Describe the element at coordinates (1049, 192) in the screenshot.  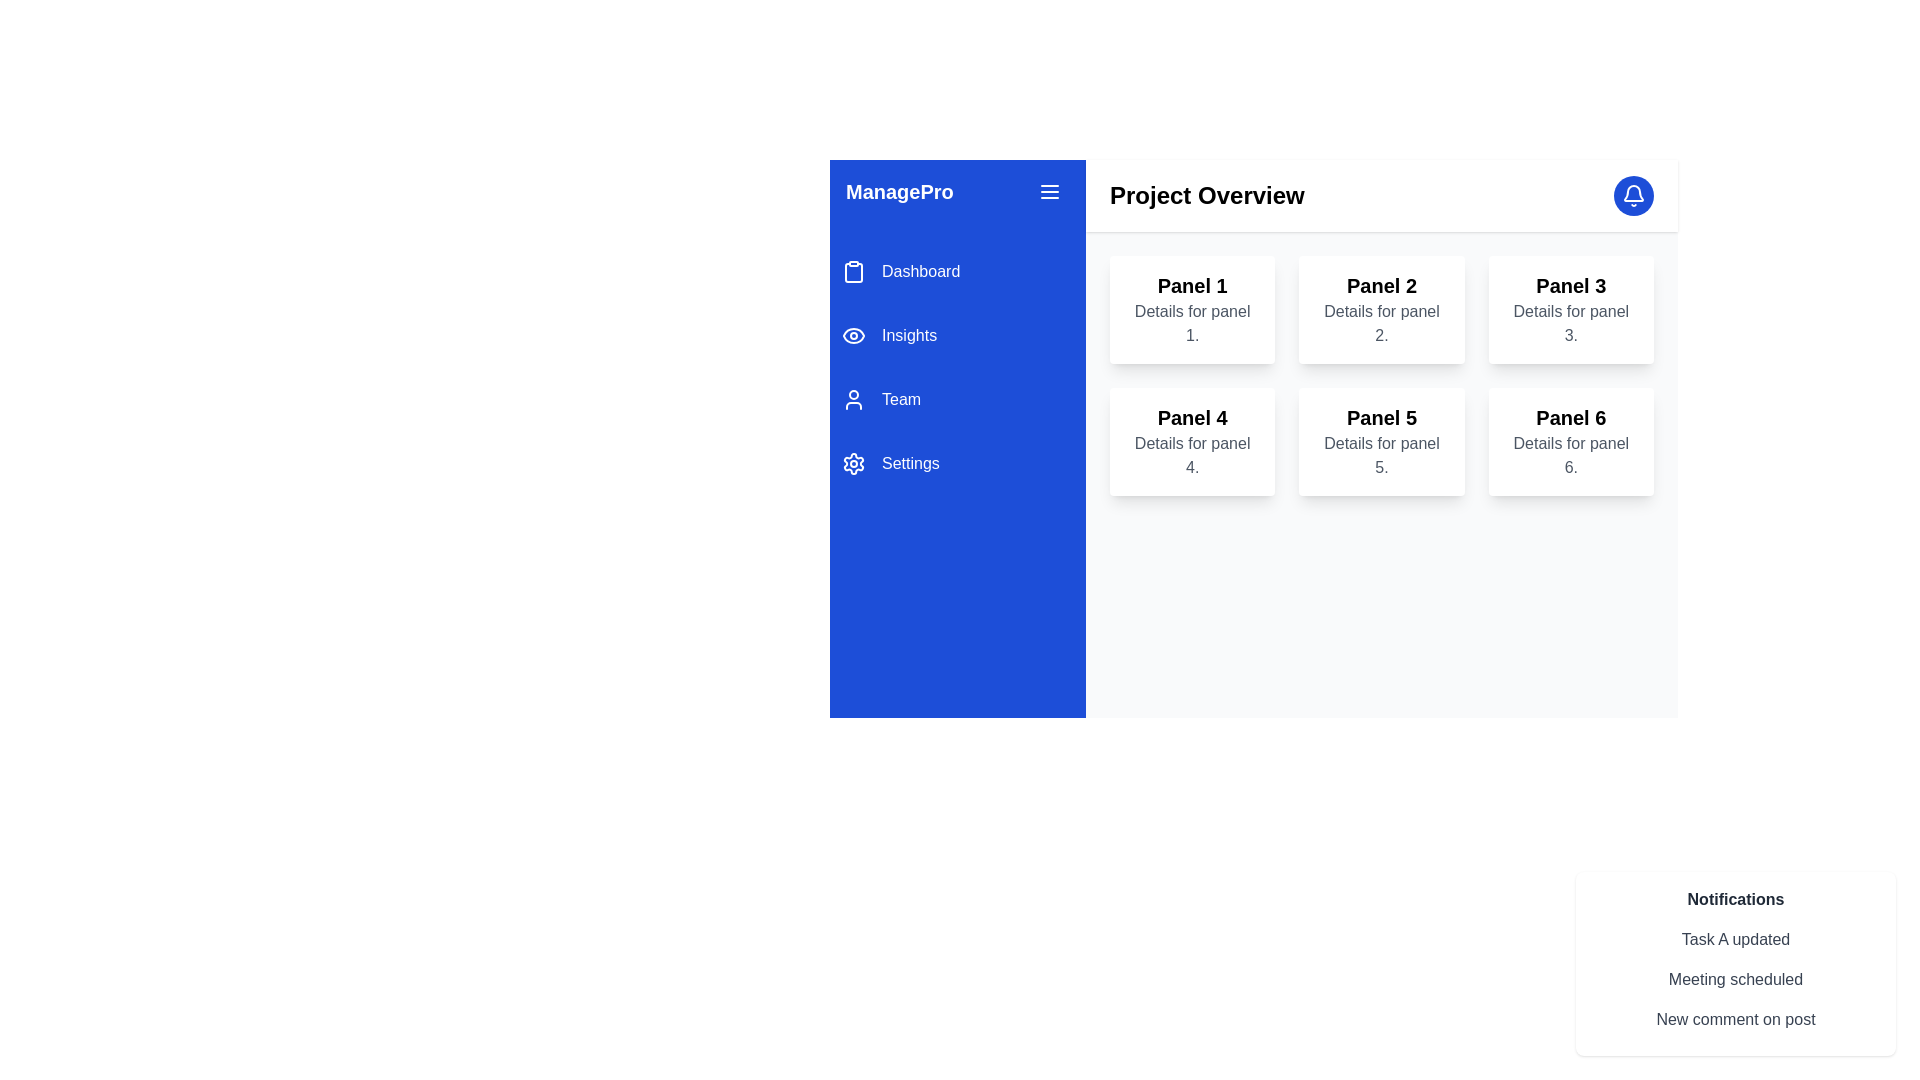
I see `the hamburger menu icon located to the right of the 'ManagePro' text in the blue sidebar` at that location.